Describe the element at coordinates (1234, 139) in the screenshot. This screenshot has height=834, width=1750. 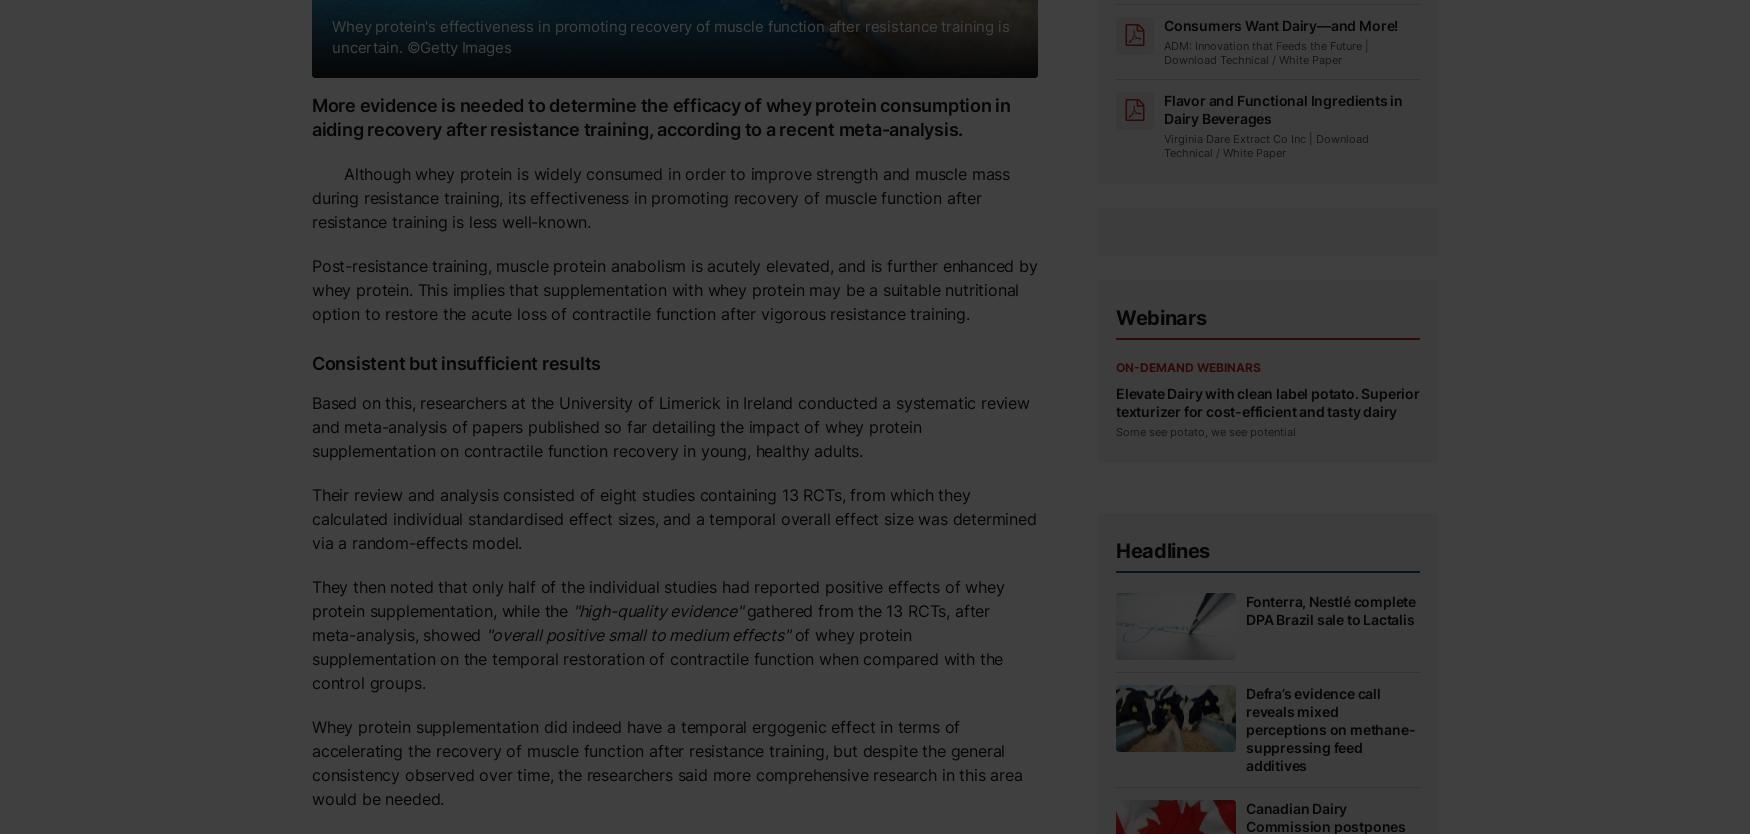
I see `'Virginia Dare Extract Co Inc'` at that location.